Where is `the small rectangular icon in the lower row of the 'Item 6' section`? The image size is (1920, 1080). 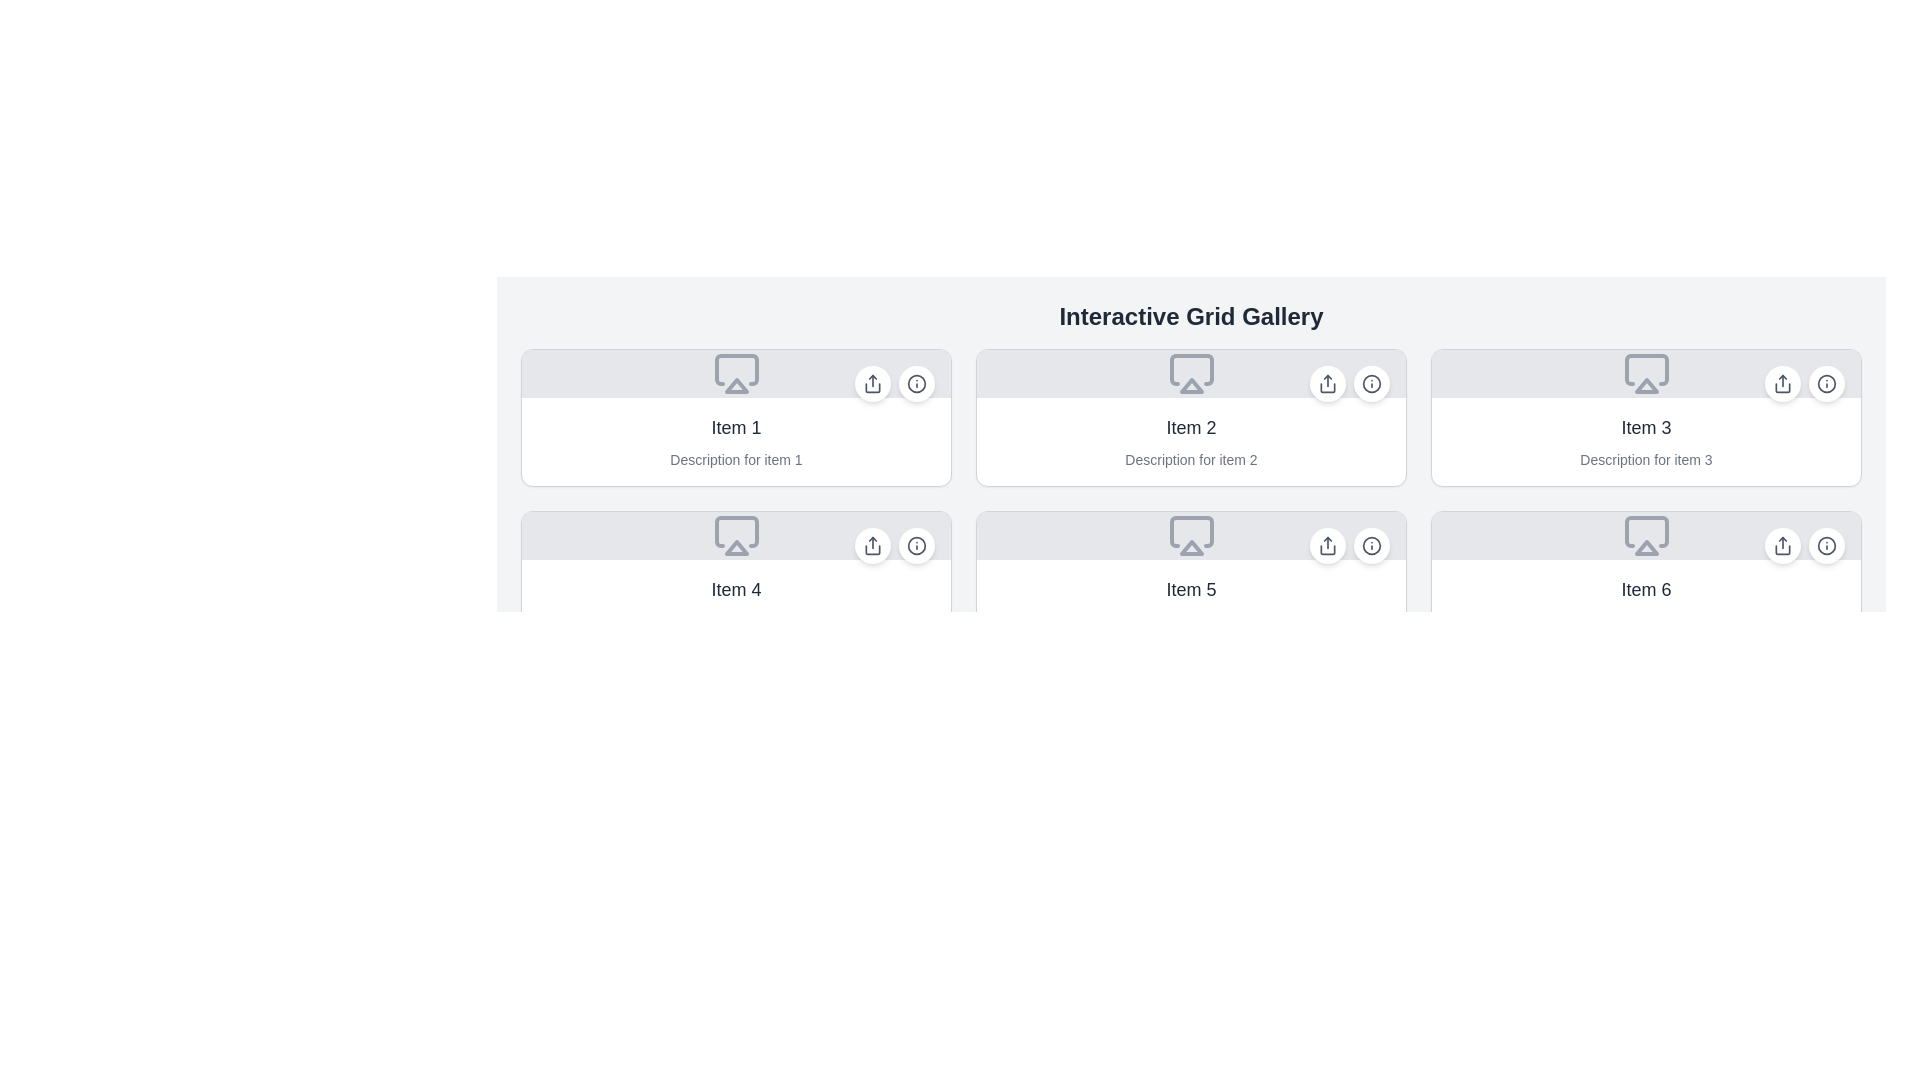 the small rectangular icon in the lower row of the 'Item 6' section is located at coordinates (1646, 531).